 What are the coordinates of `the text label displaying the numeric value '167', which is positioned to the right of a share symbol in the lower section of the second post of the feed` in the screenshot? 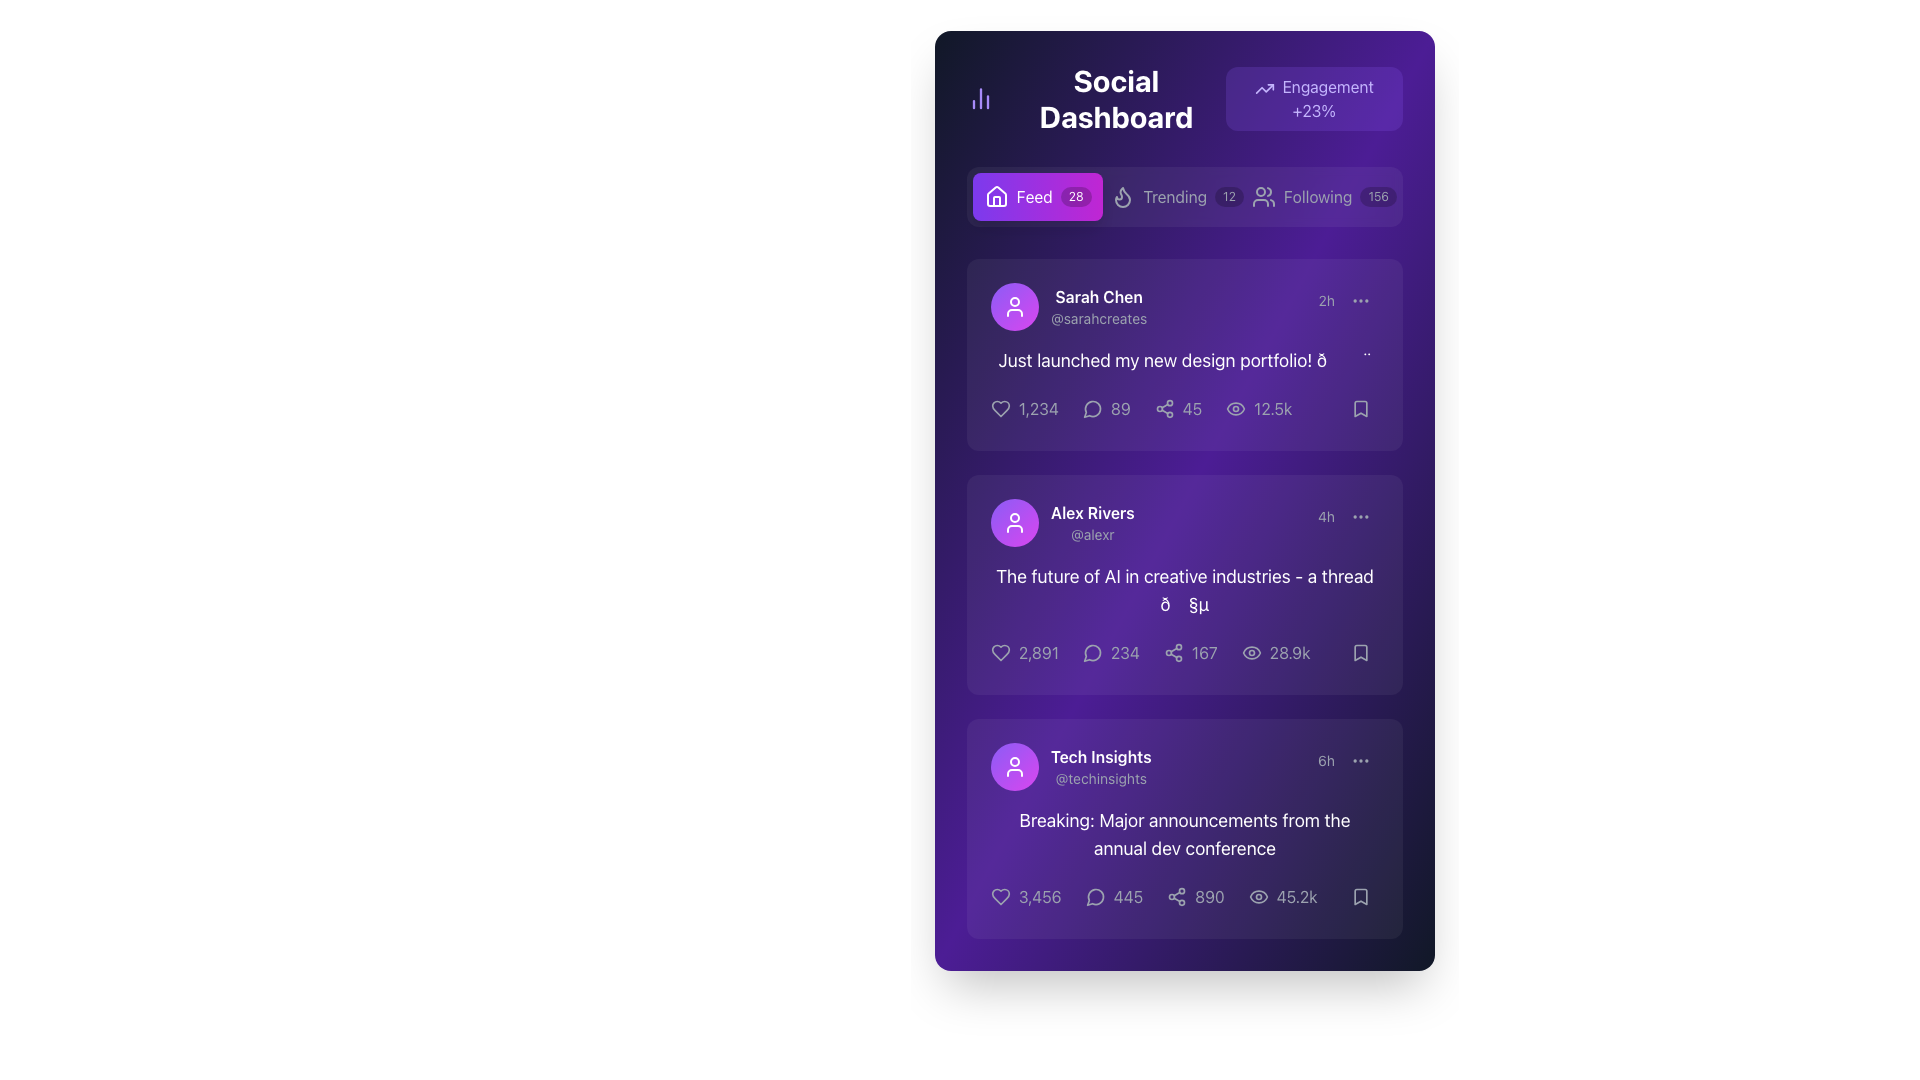 It's located at (1203, 652).